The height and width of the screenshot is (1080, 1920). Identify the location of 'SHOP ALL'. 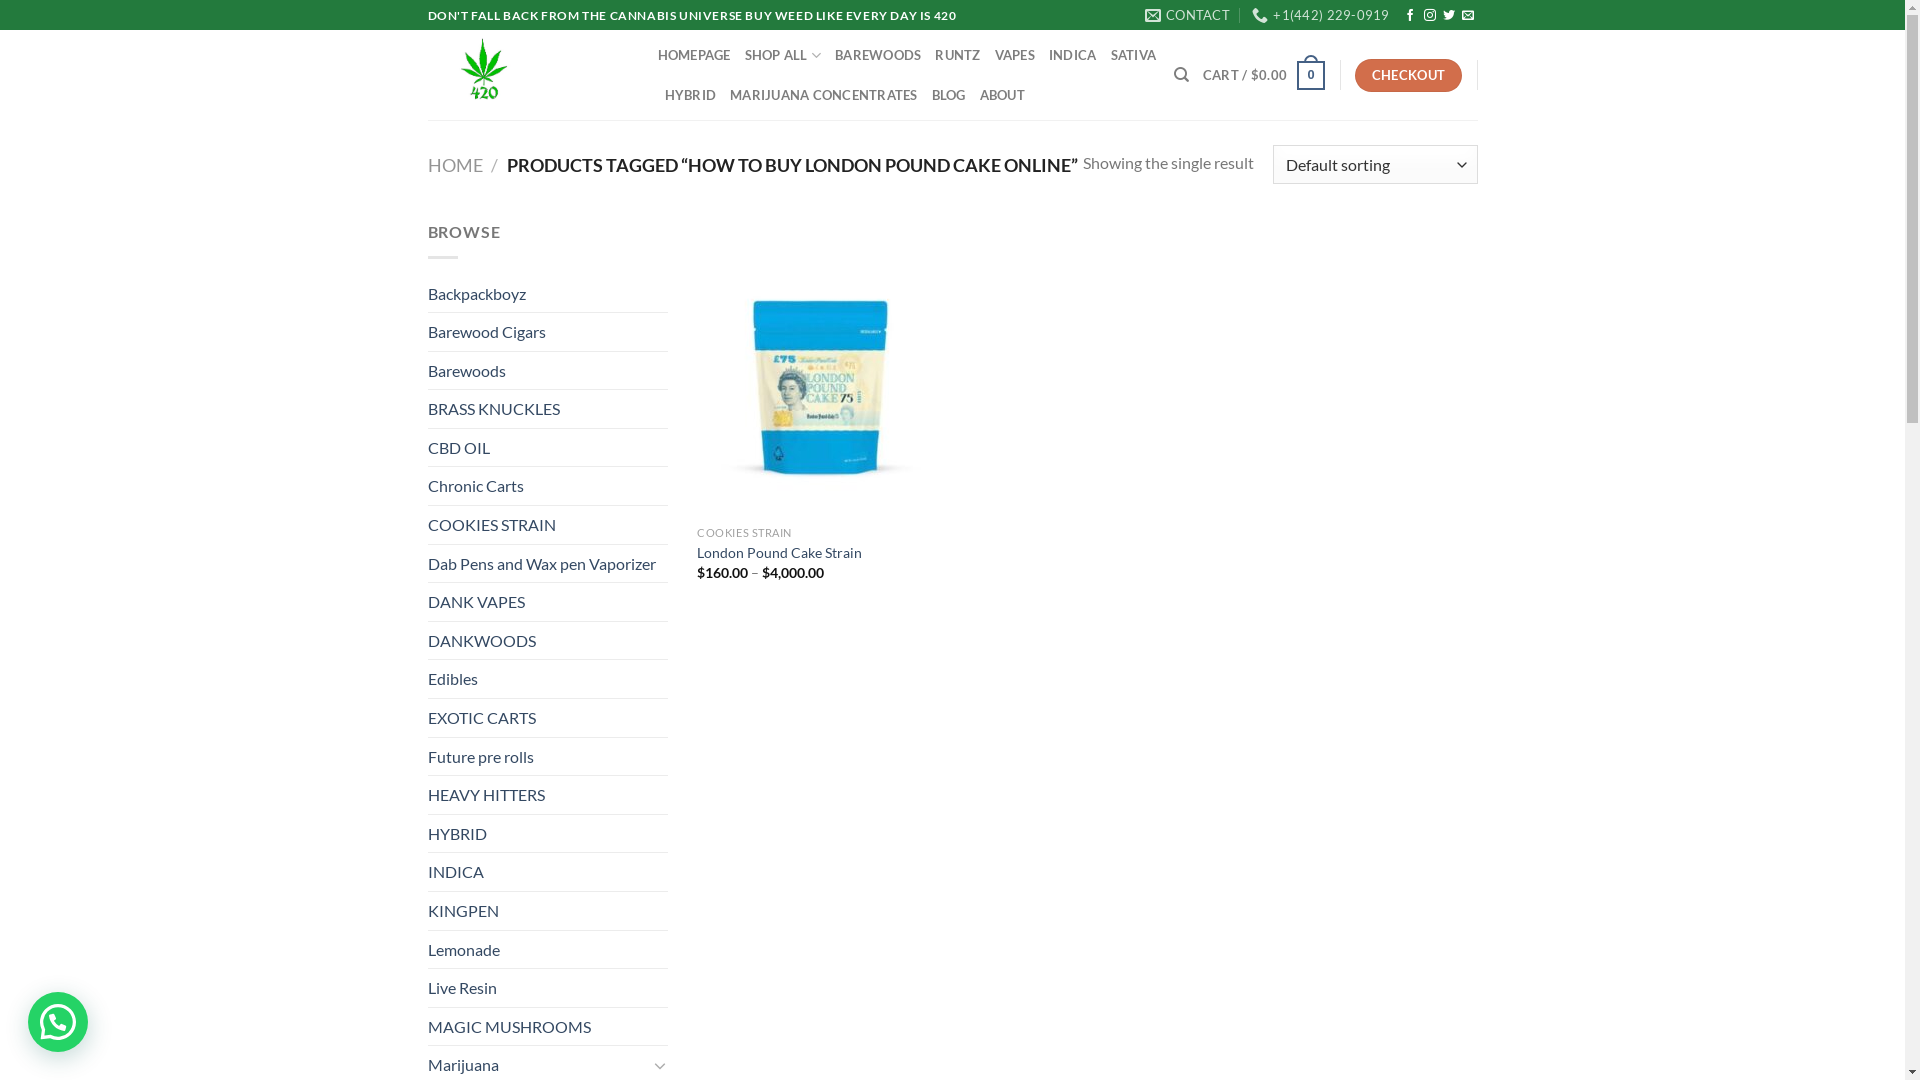
(782, 53).